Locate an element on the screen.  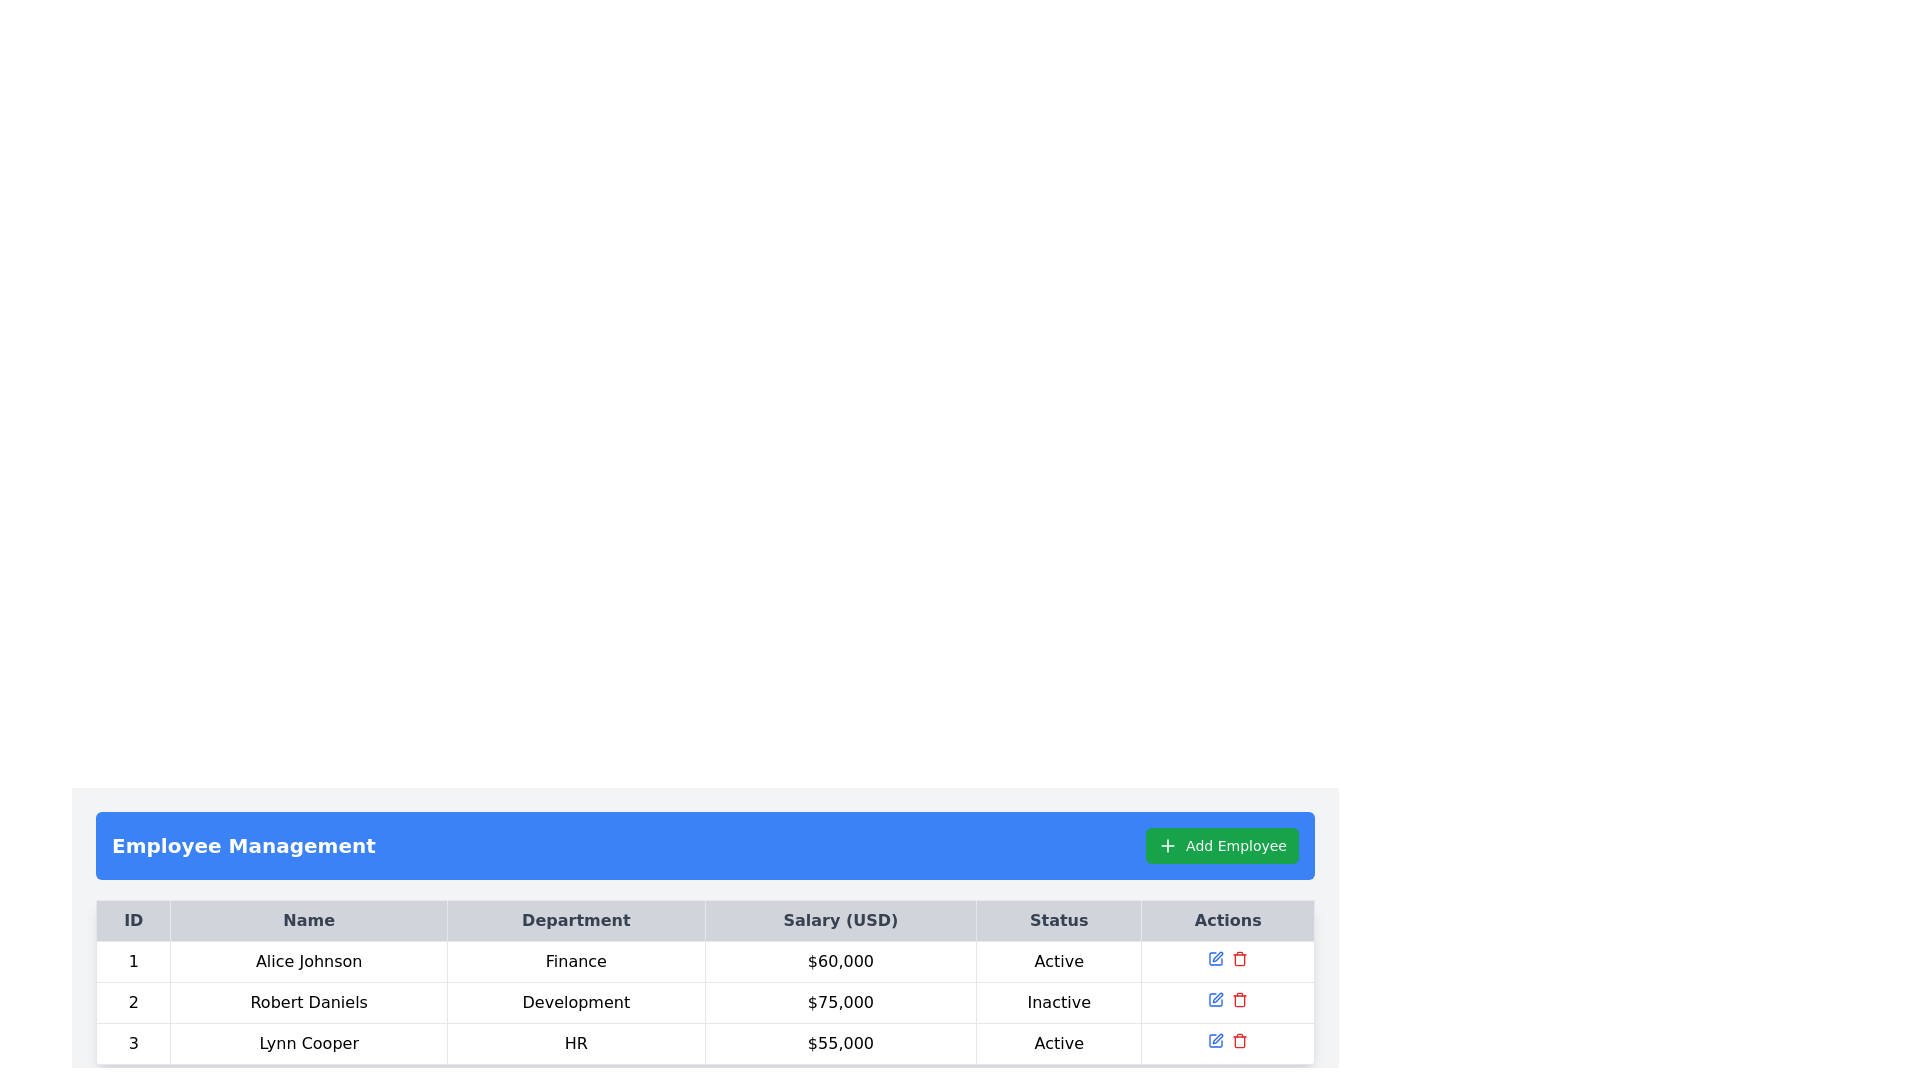
the body of the trash icon, which is a rectangular shape with rounded corners, located in the third row of the 'Actions' column is located at coordinates (1239, 1041).